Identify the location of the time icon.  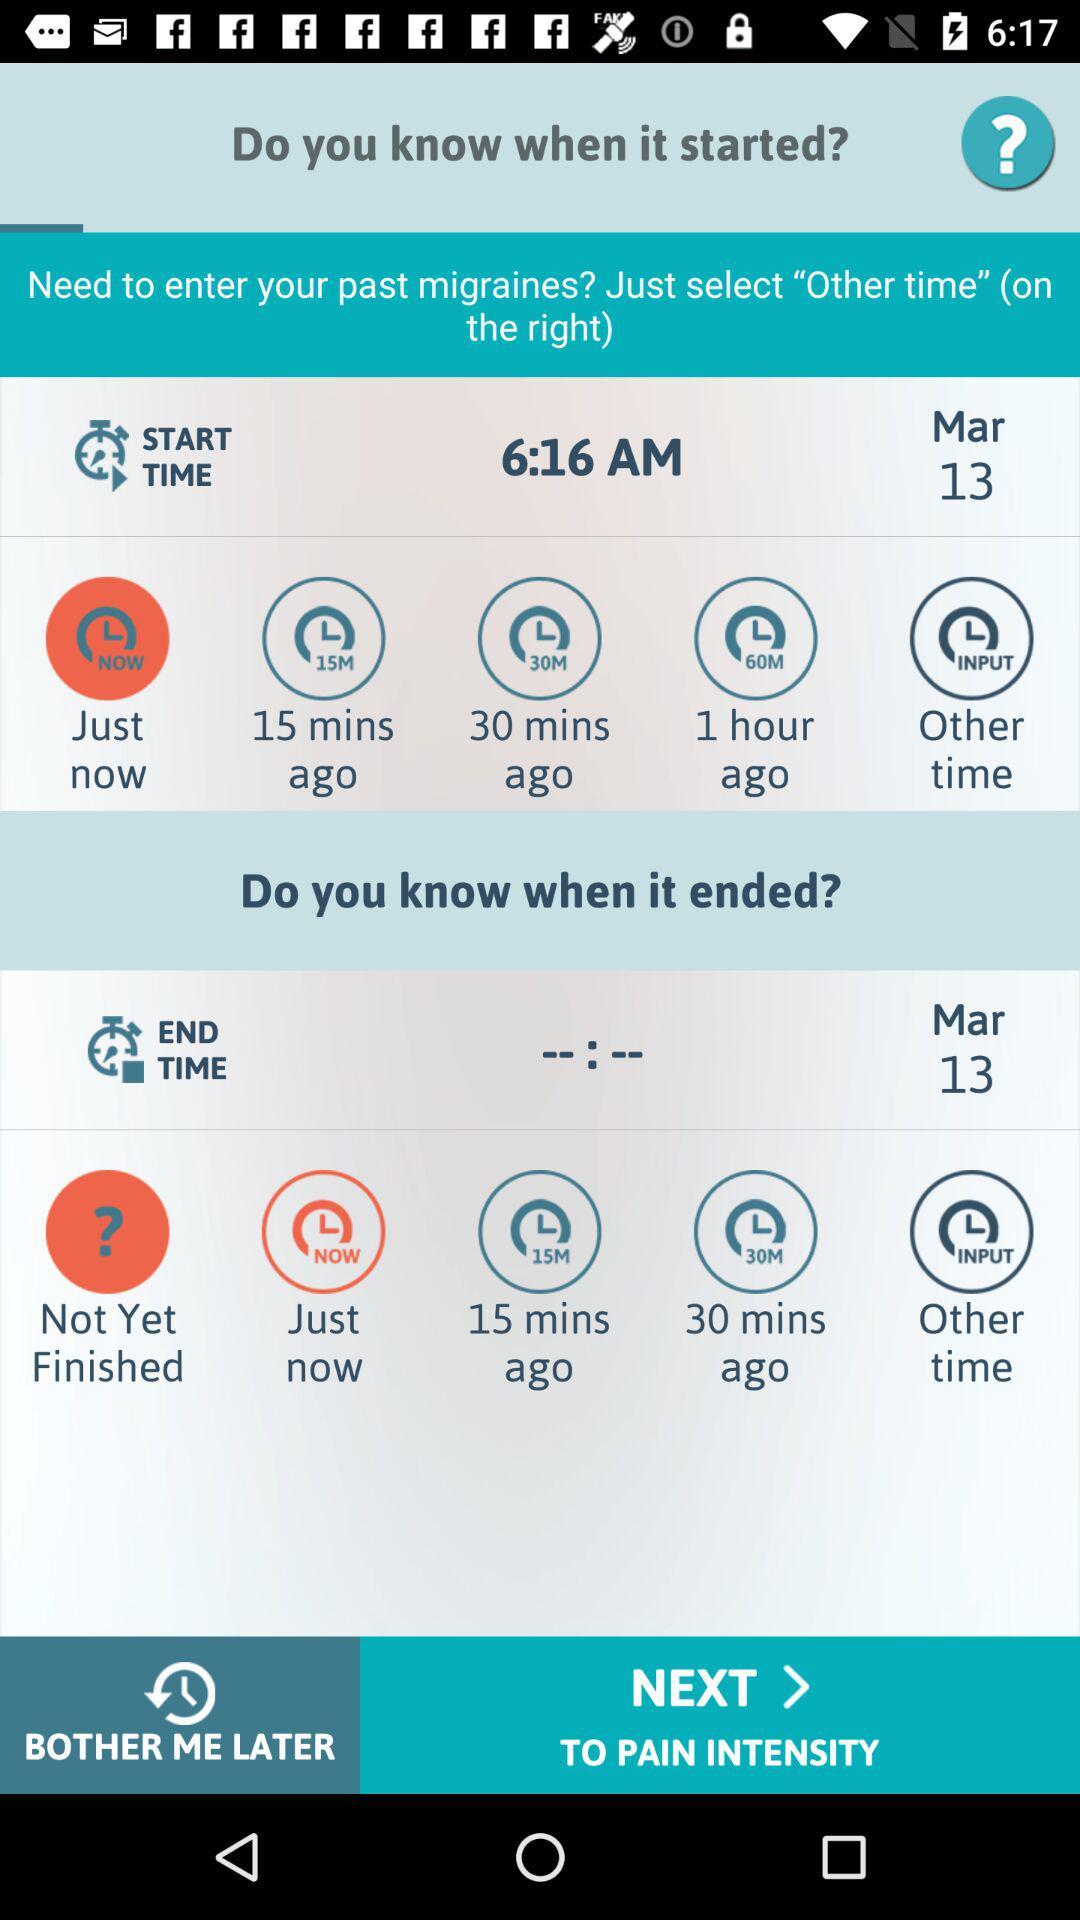
(323, 637).